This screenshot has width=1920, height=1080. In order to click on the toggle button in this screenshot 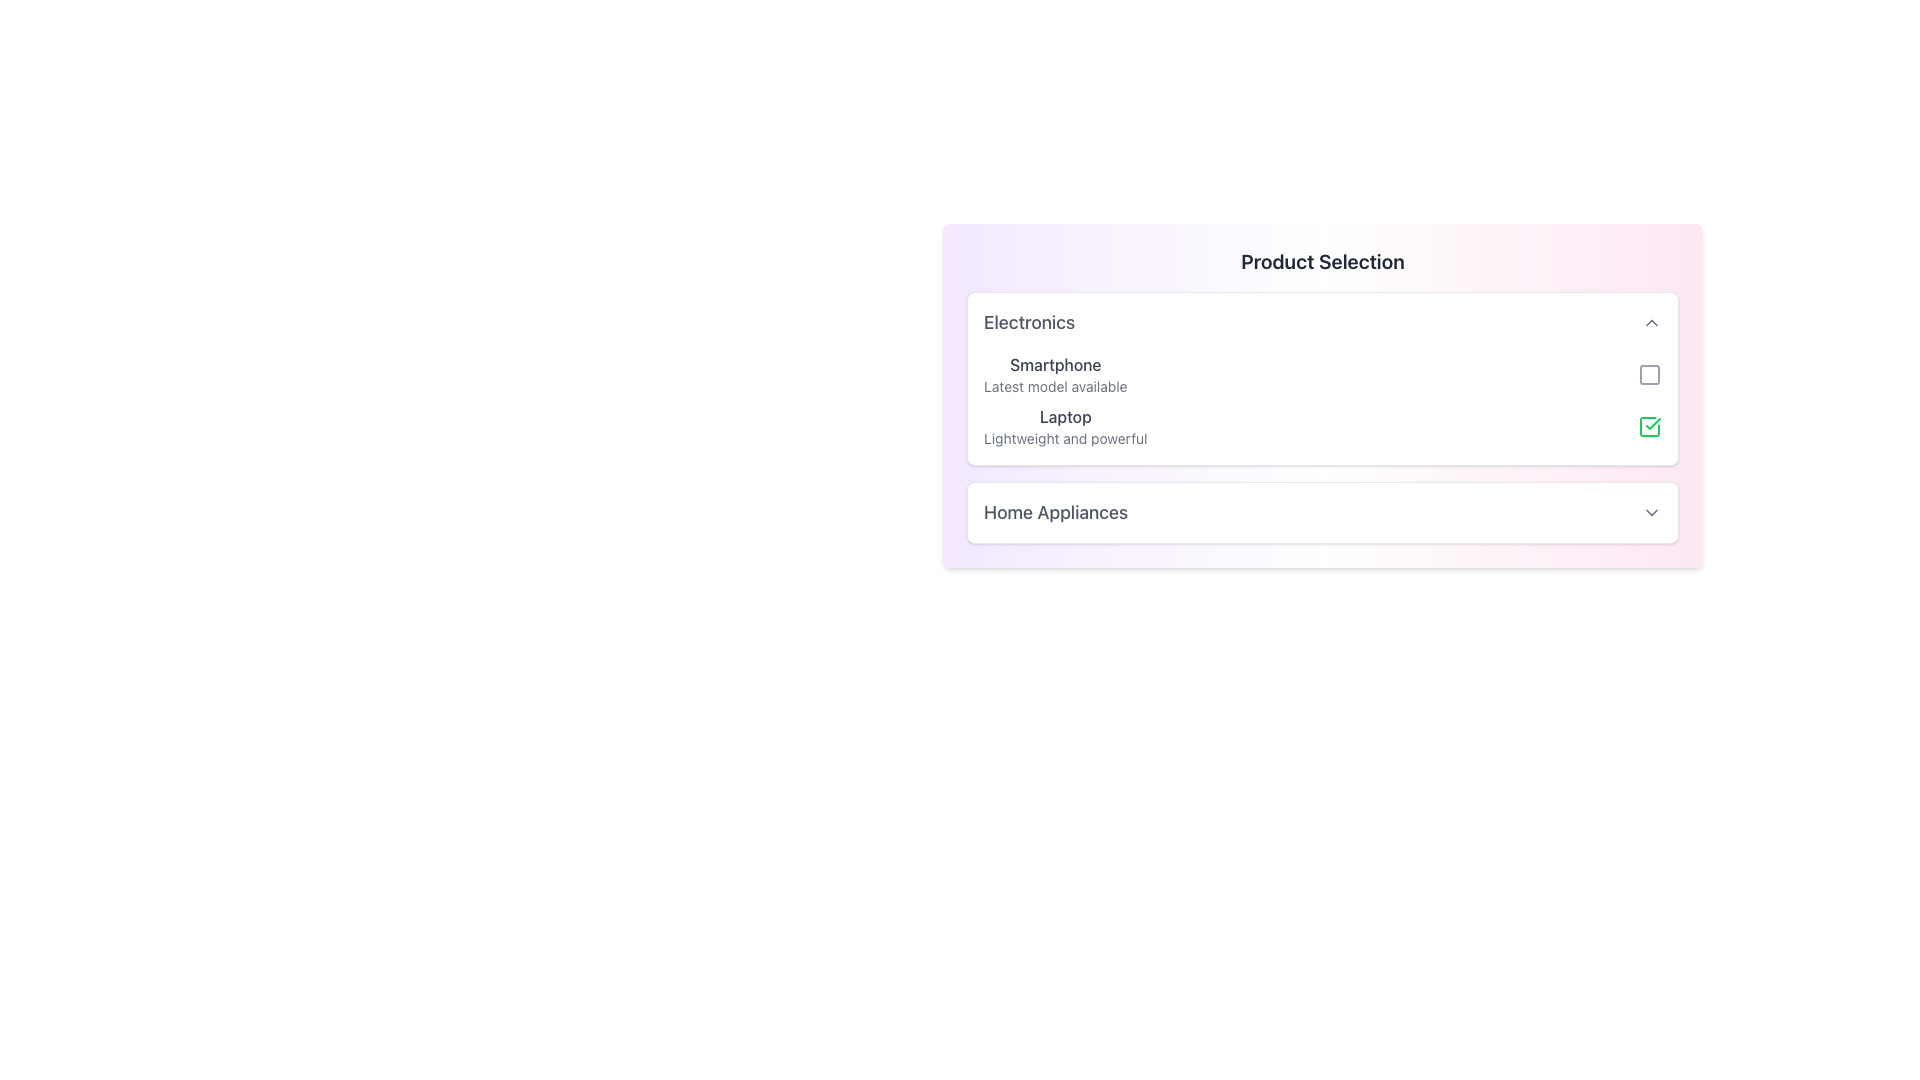, I will do `click(1651, 512)`.